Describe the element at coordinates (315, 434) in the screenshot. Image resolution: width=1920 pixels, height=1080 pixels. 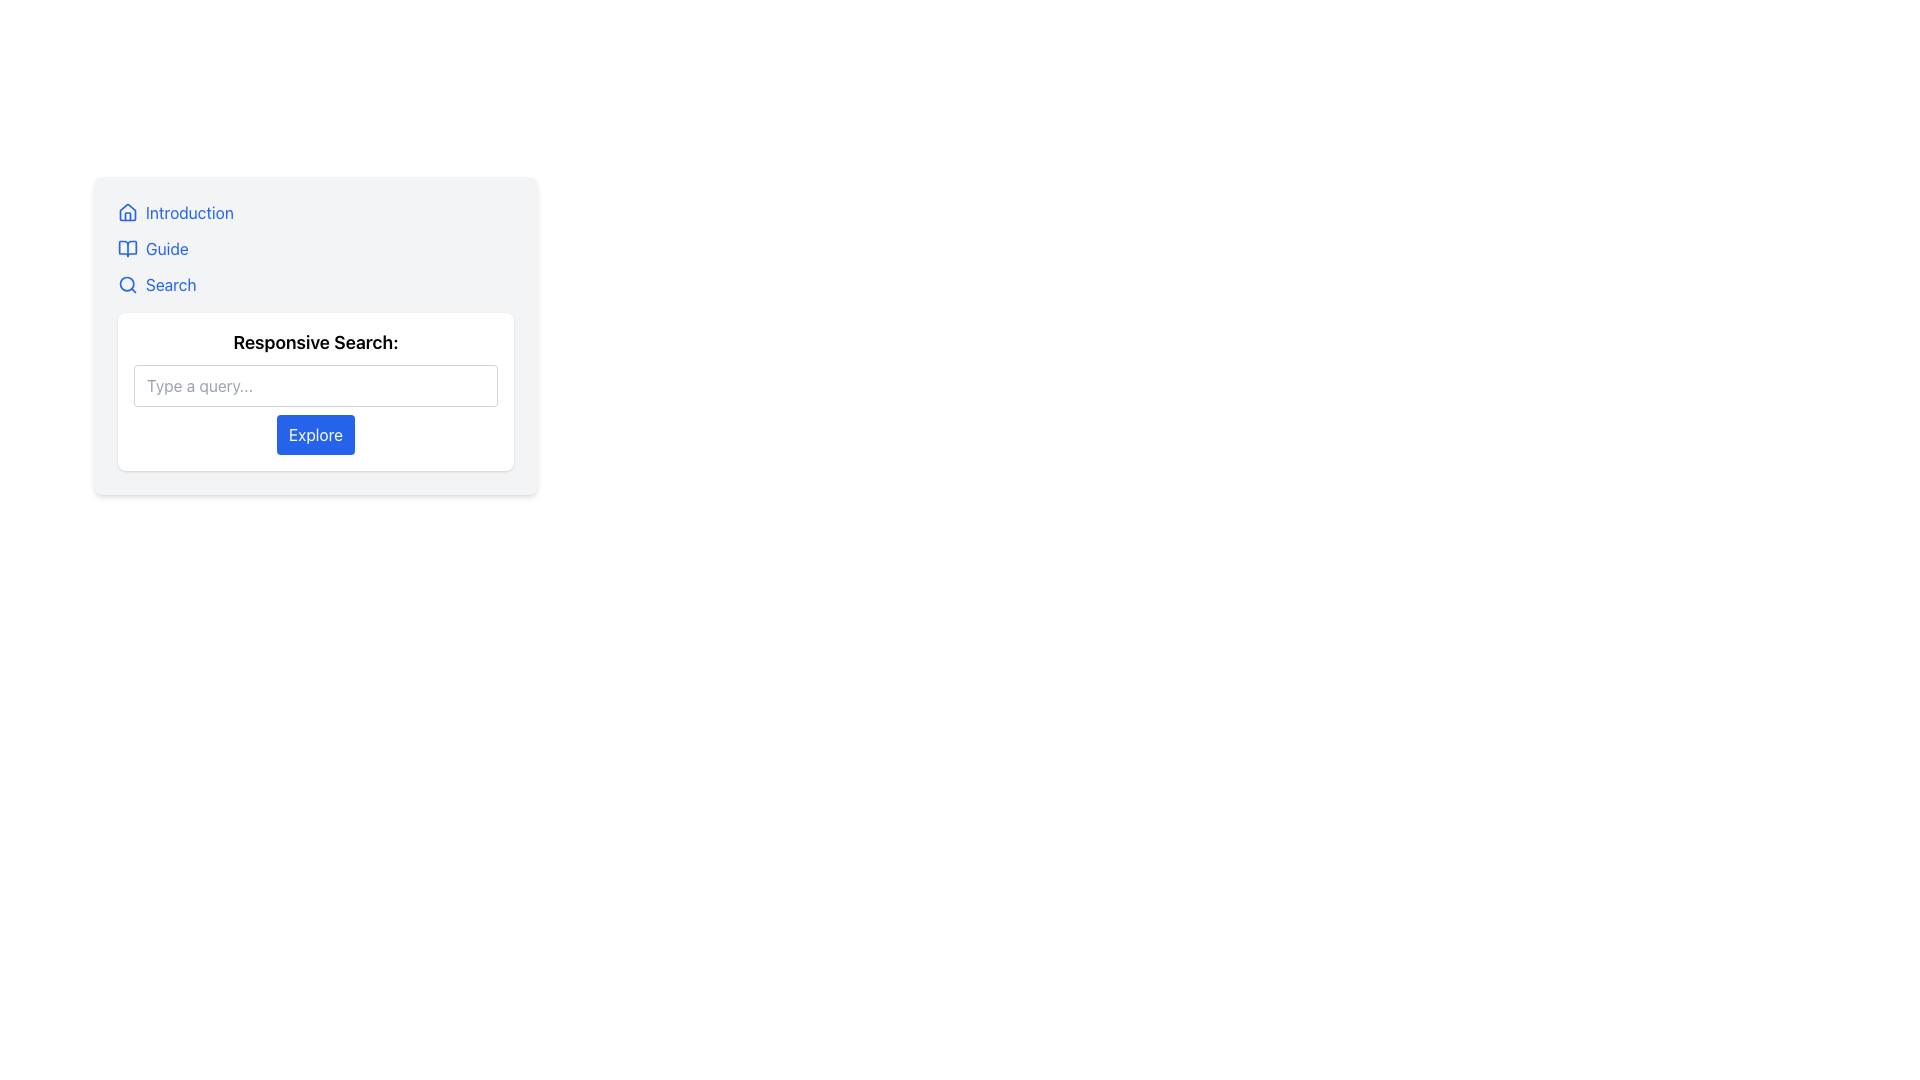
I see `the button located below the input field labeled 'Type a query...' and the heading 'Responsive Search:' to trigger a hover effect` at that location.